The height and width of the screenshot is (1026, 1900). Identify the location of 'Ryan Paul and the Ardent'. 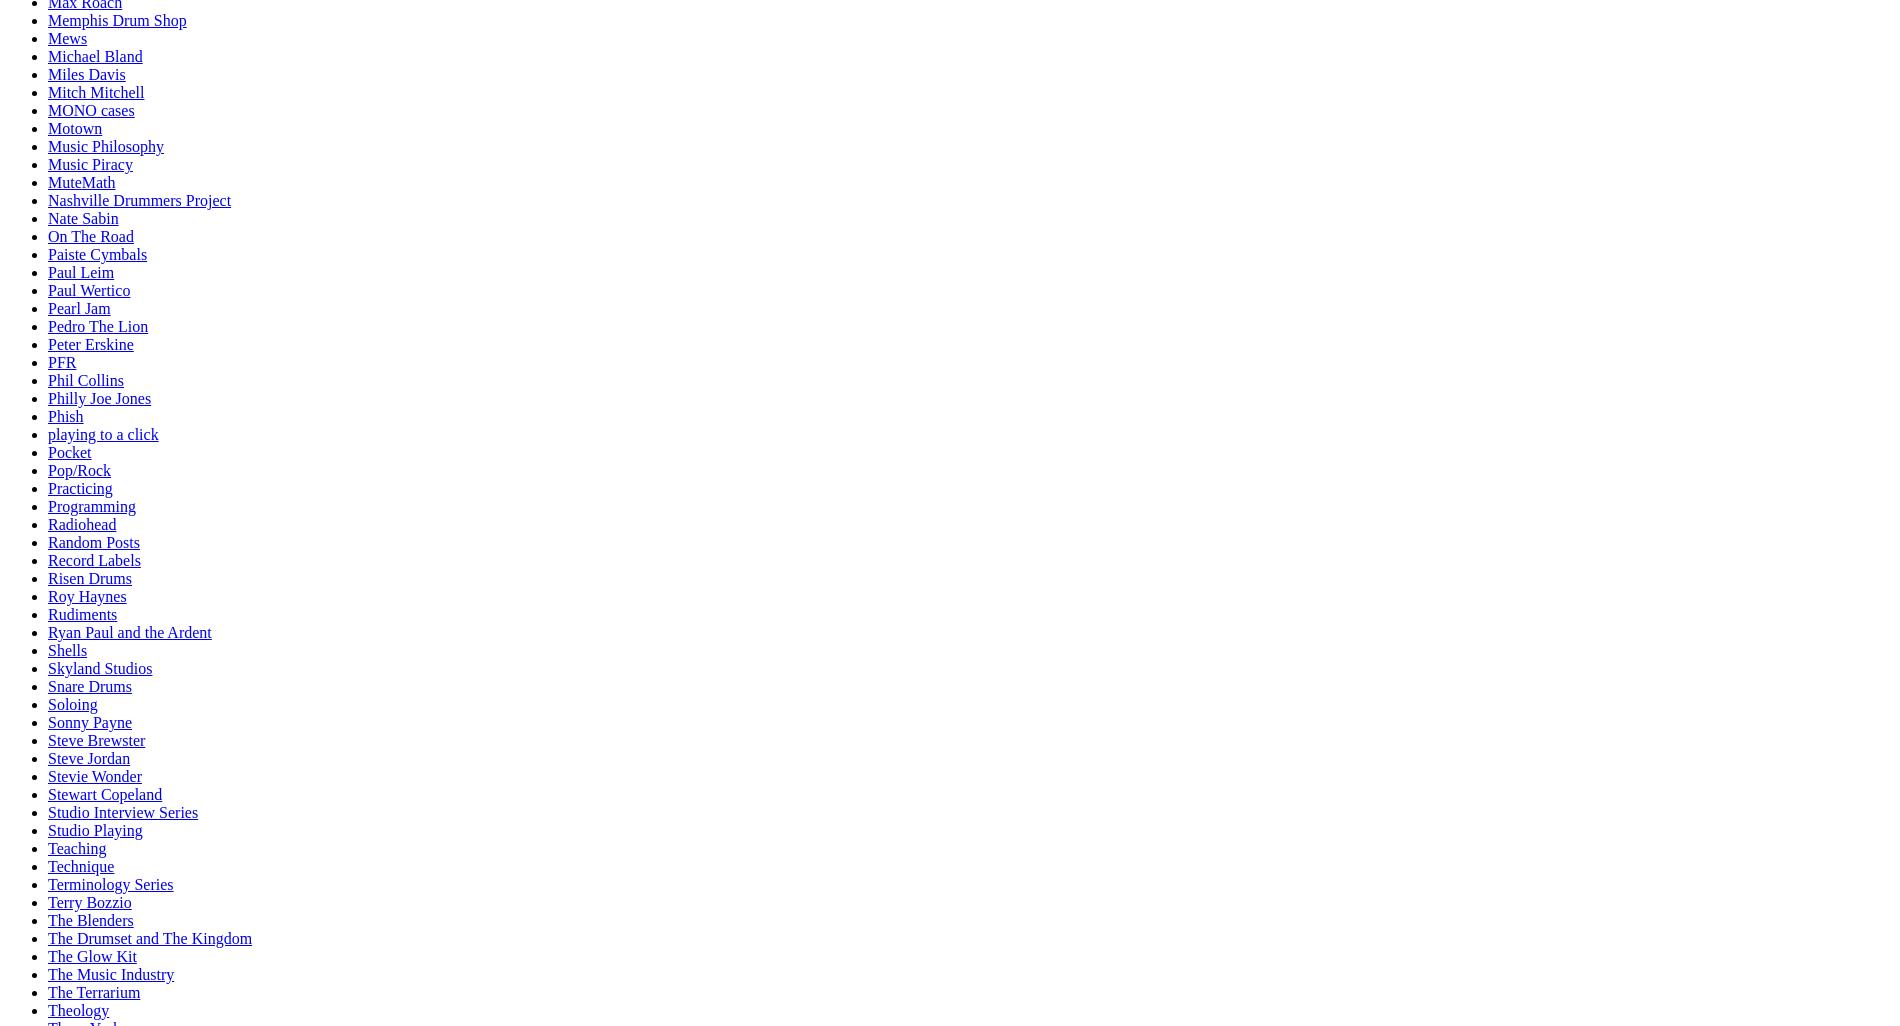
(48, 632).